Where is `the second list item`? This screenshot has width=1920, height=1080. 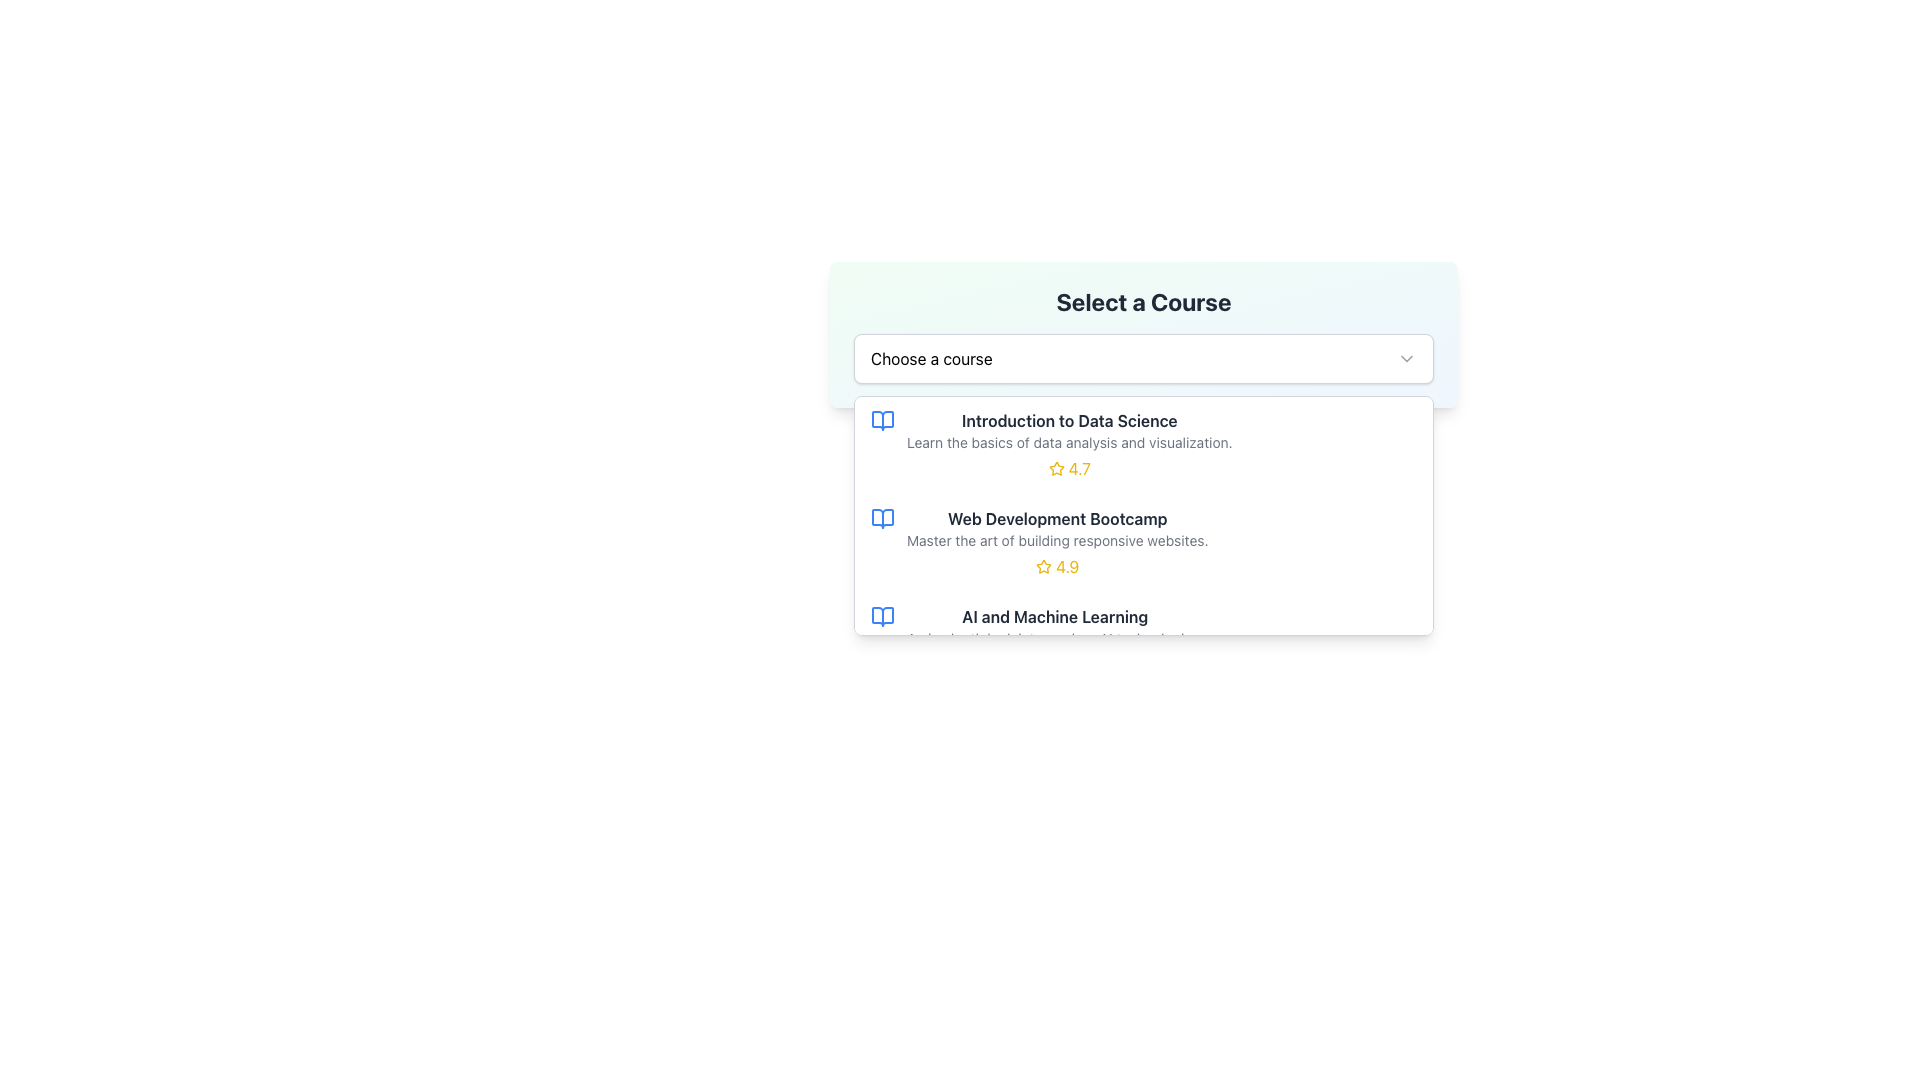
the second list item is located at coordinates (1143, 543).